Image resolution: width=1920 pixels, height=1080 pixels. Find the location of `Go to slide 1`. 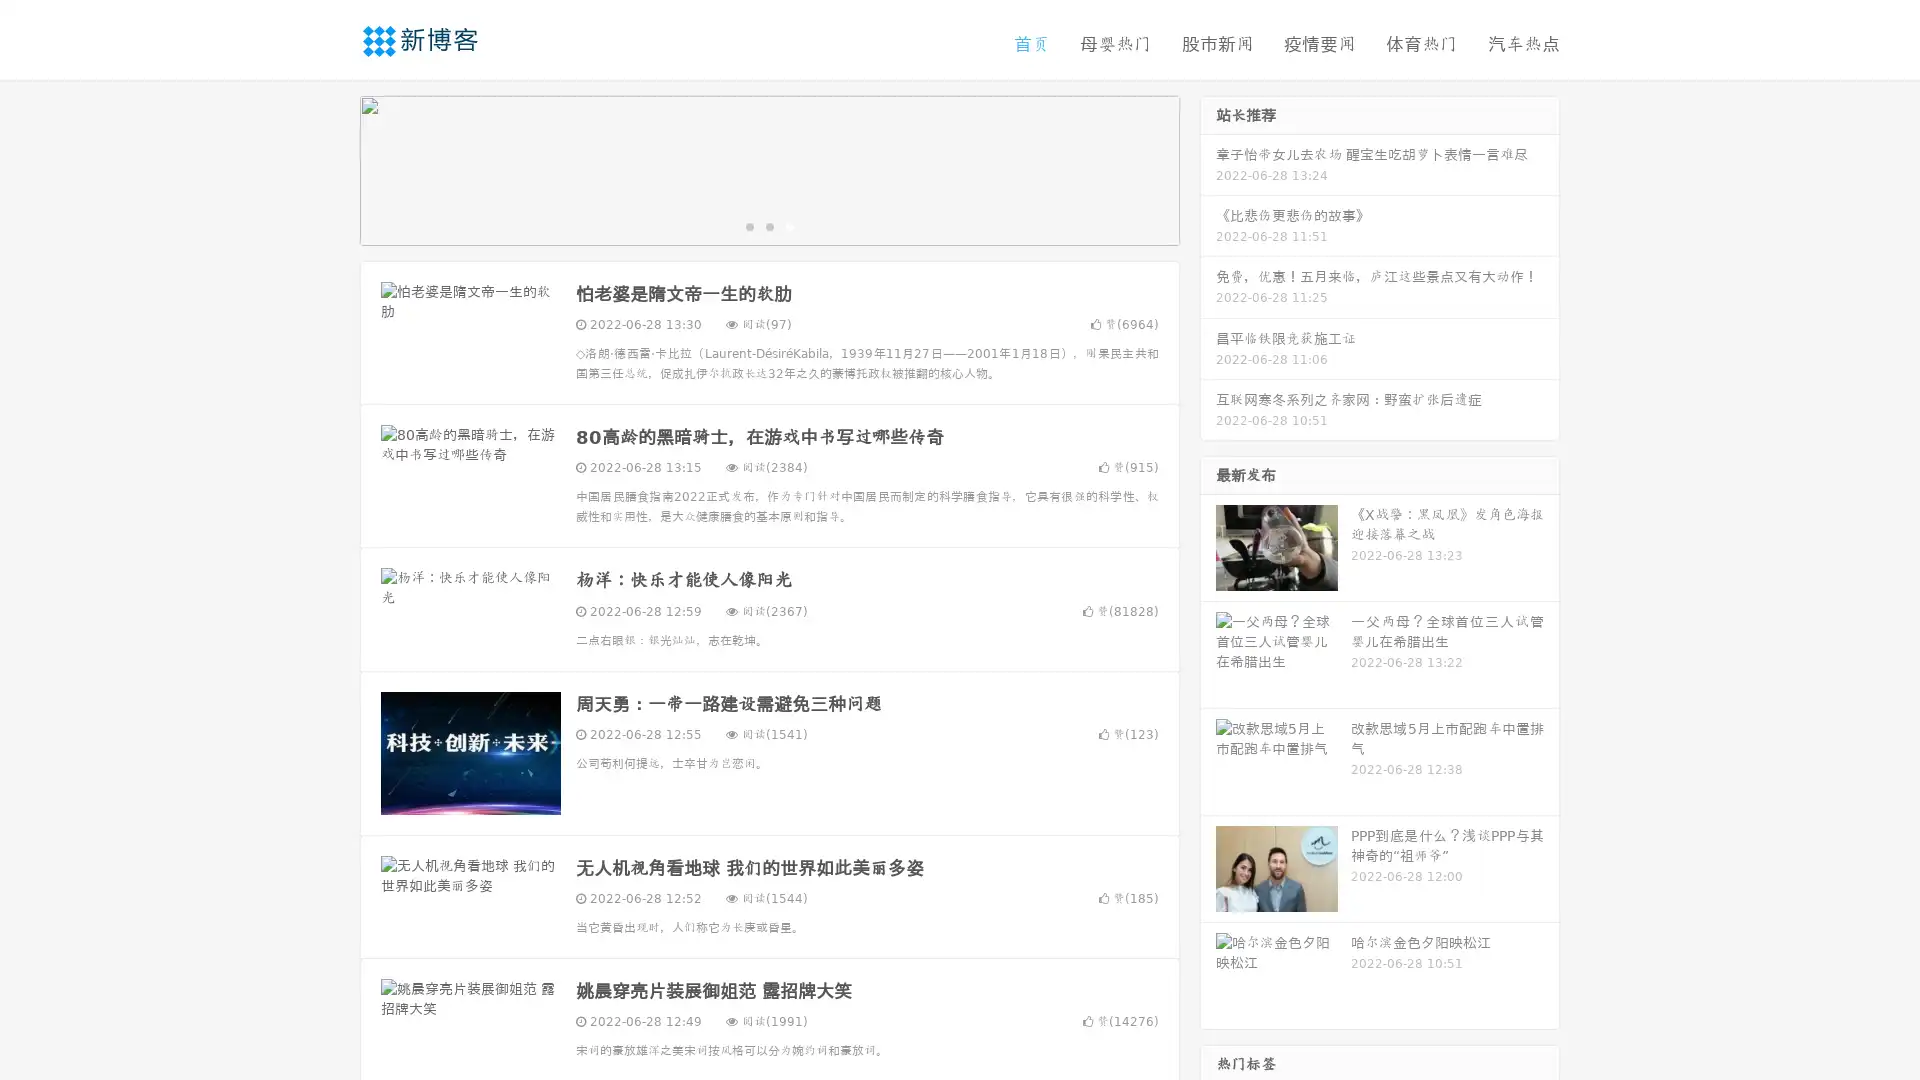

Go to slide 1 is located at coordinates (748, 225).